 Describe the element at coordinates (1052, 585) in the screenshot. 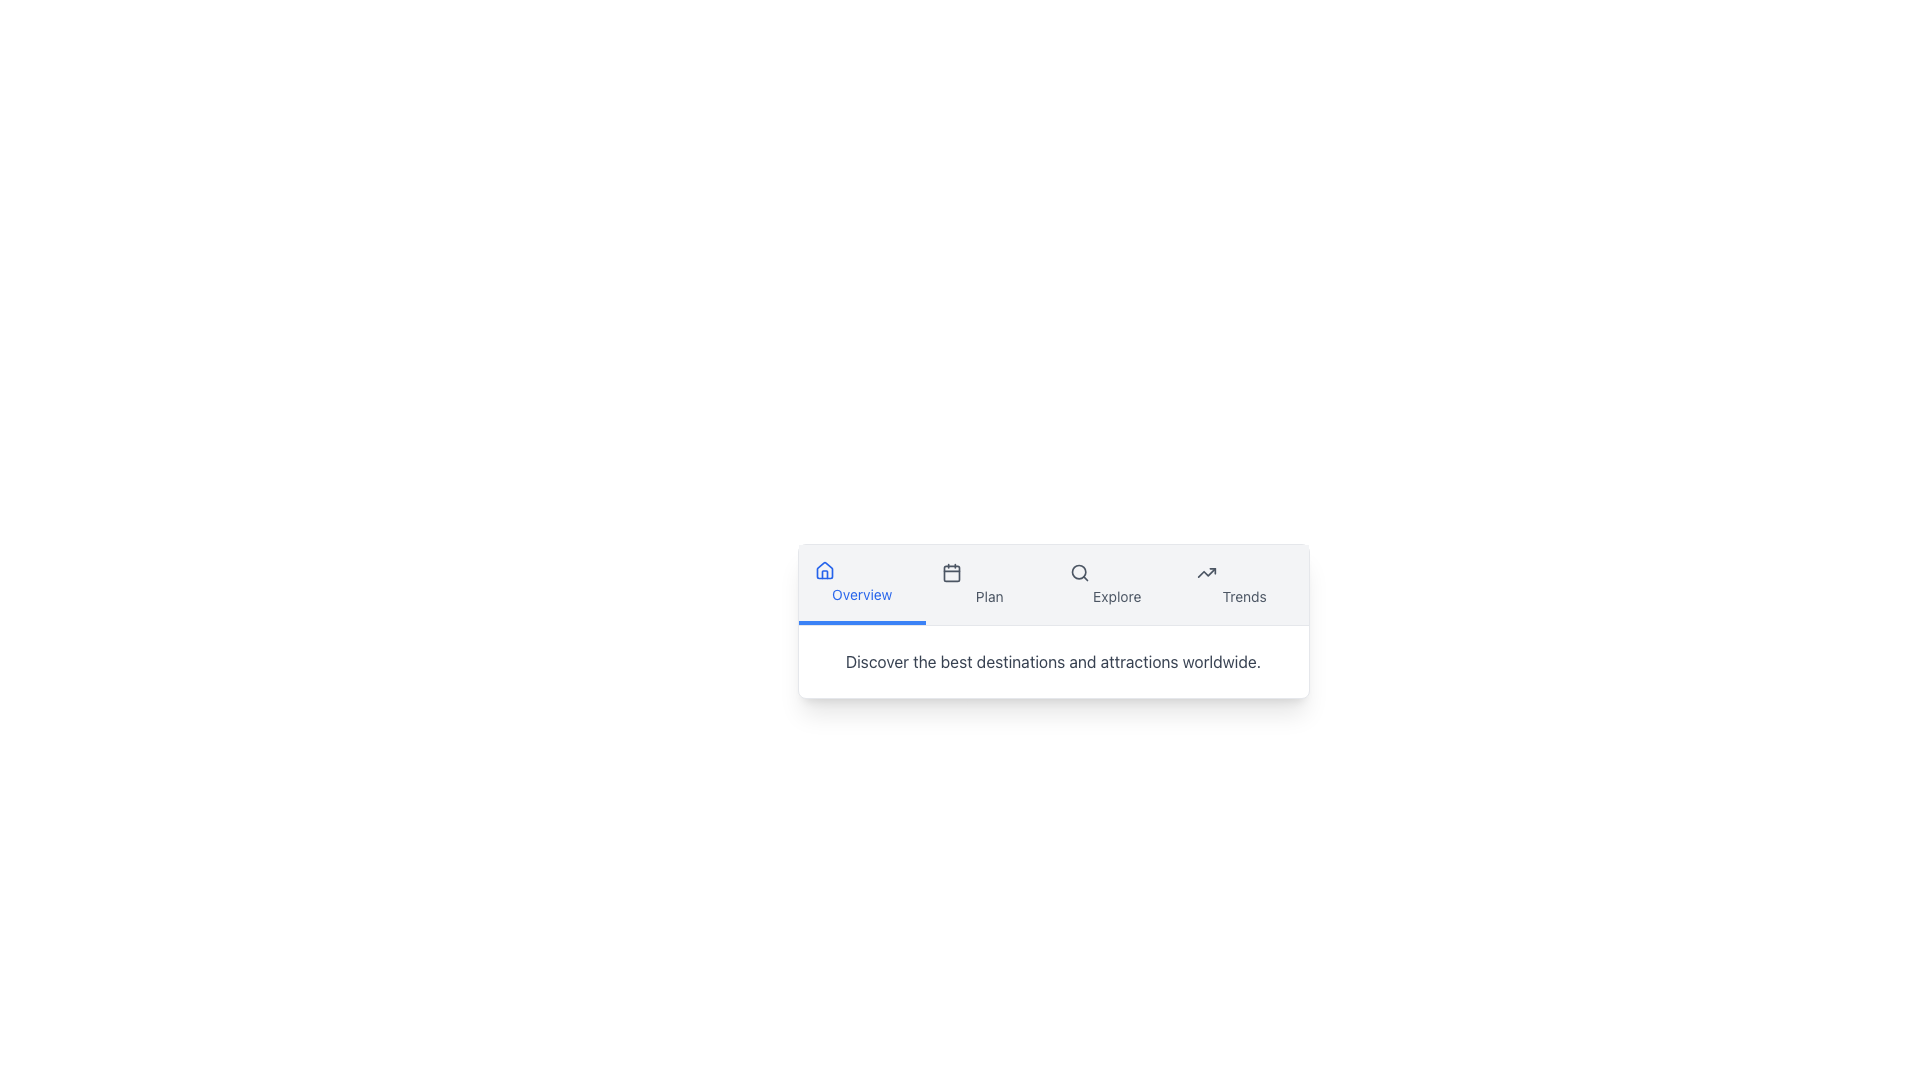

I see `the Navigation bar at the top of the lower section, which provides access to 'Overview,' 'Plan,' 'Explore,' and 'Trends.'` at that location.